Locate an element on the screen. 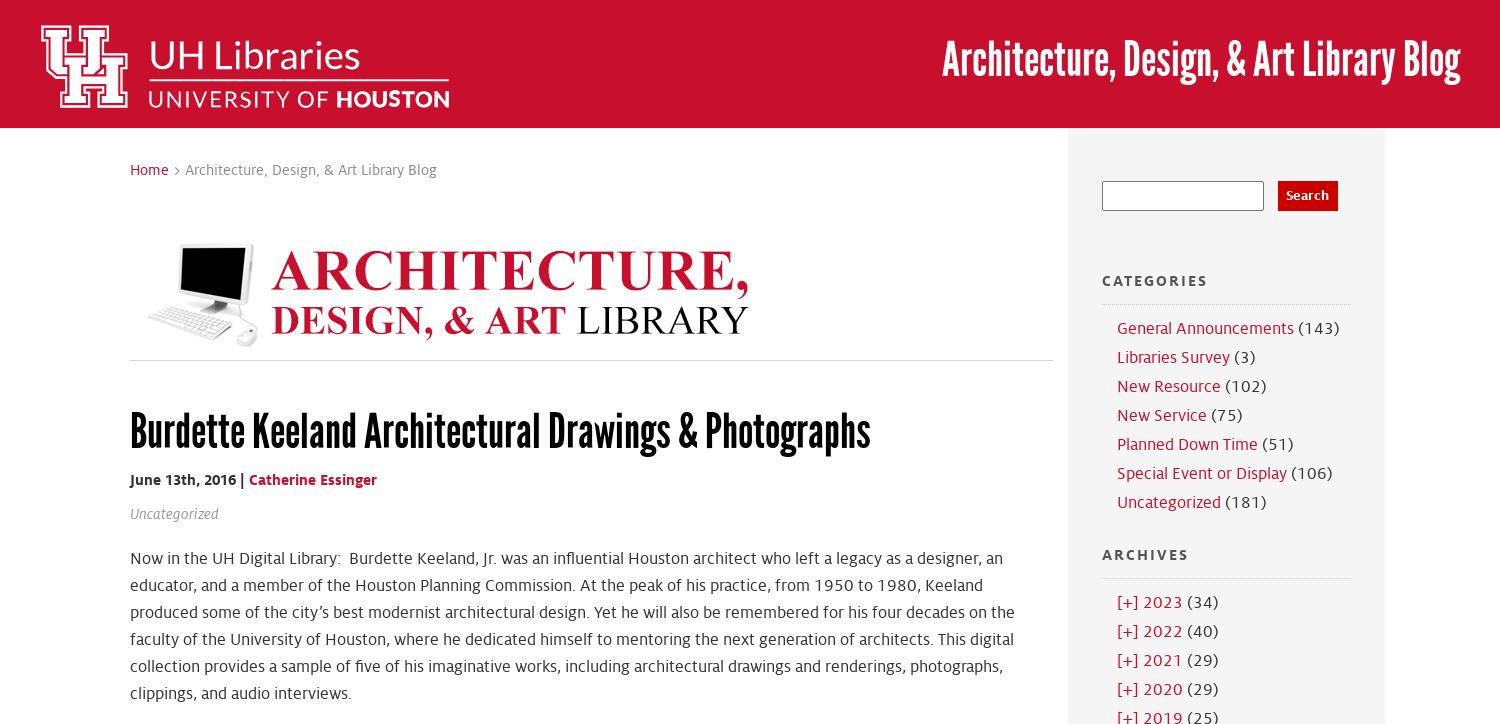 This screenshot has width=1500, height=724. 'Categories' is located at coordinates (1153, 279).